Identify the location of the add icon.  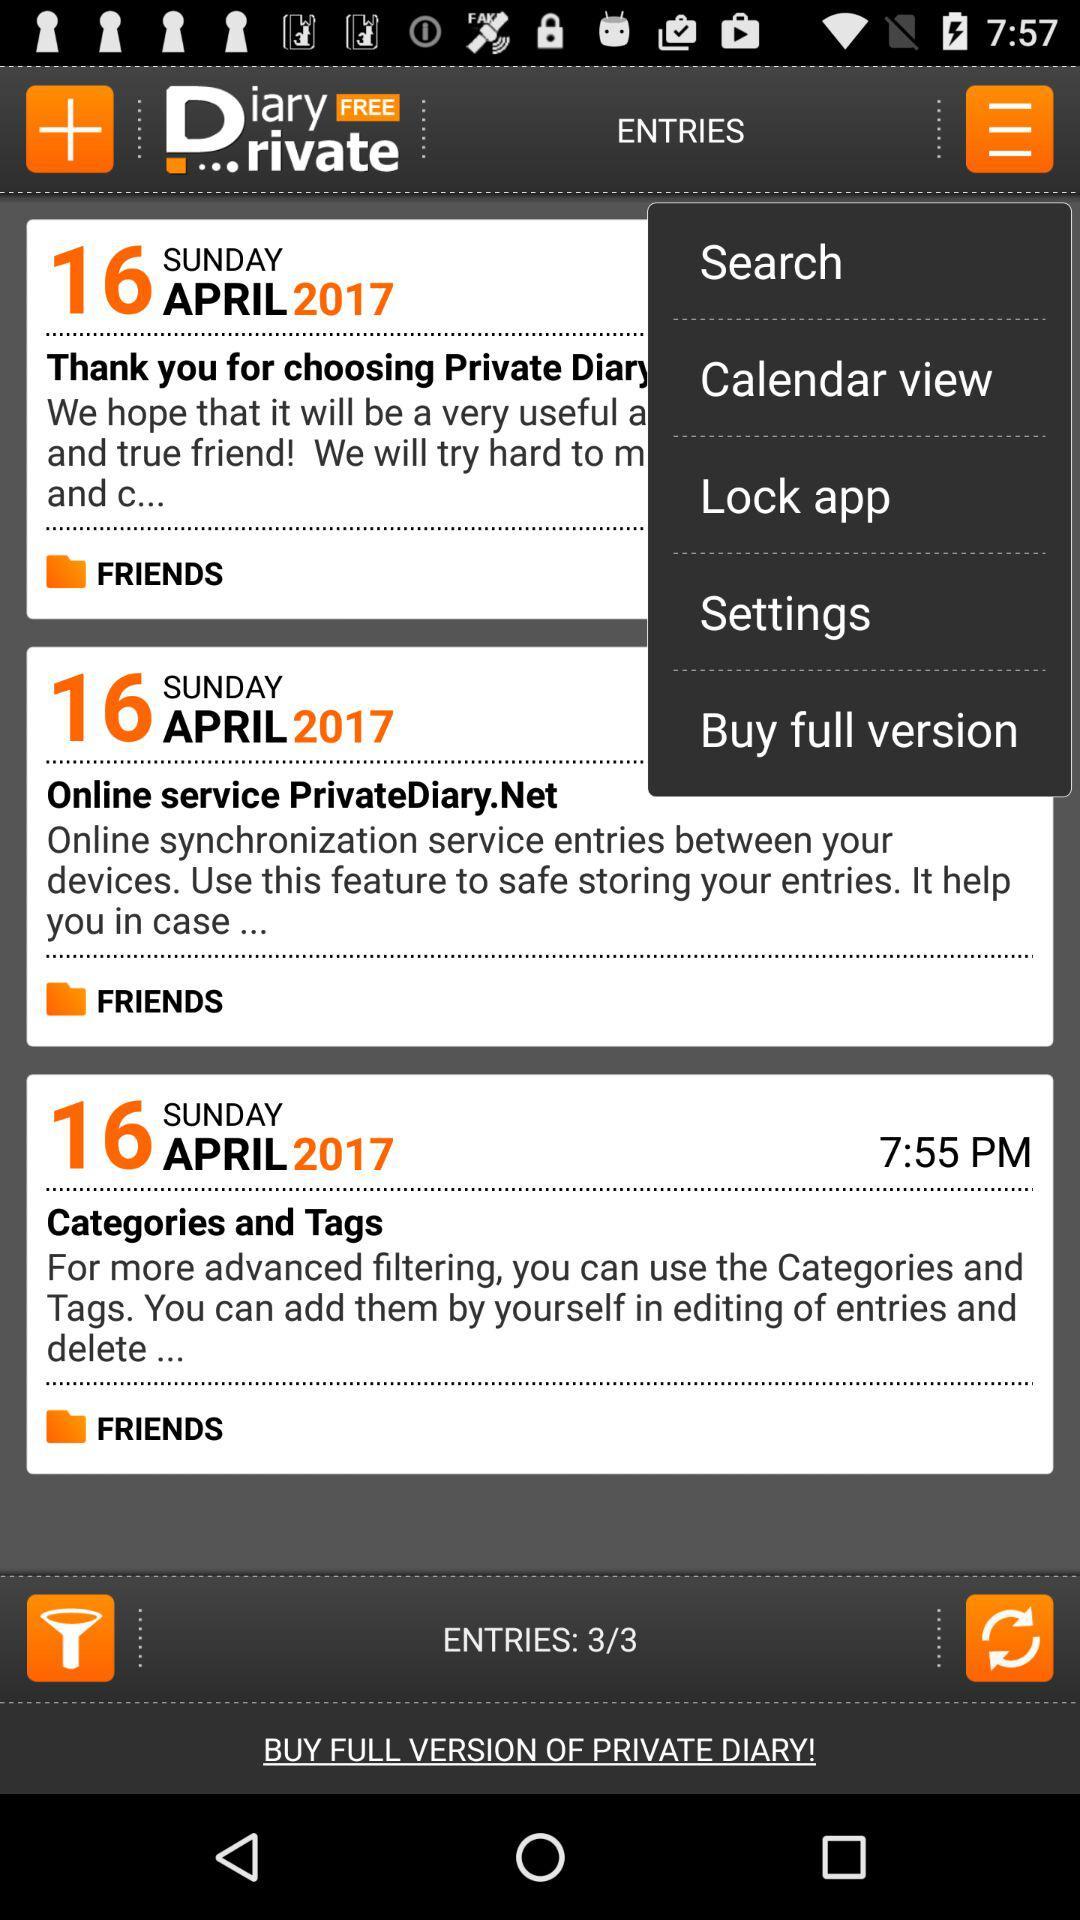
(69, 137).